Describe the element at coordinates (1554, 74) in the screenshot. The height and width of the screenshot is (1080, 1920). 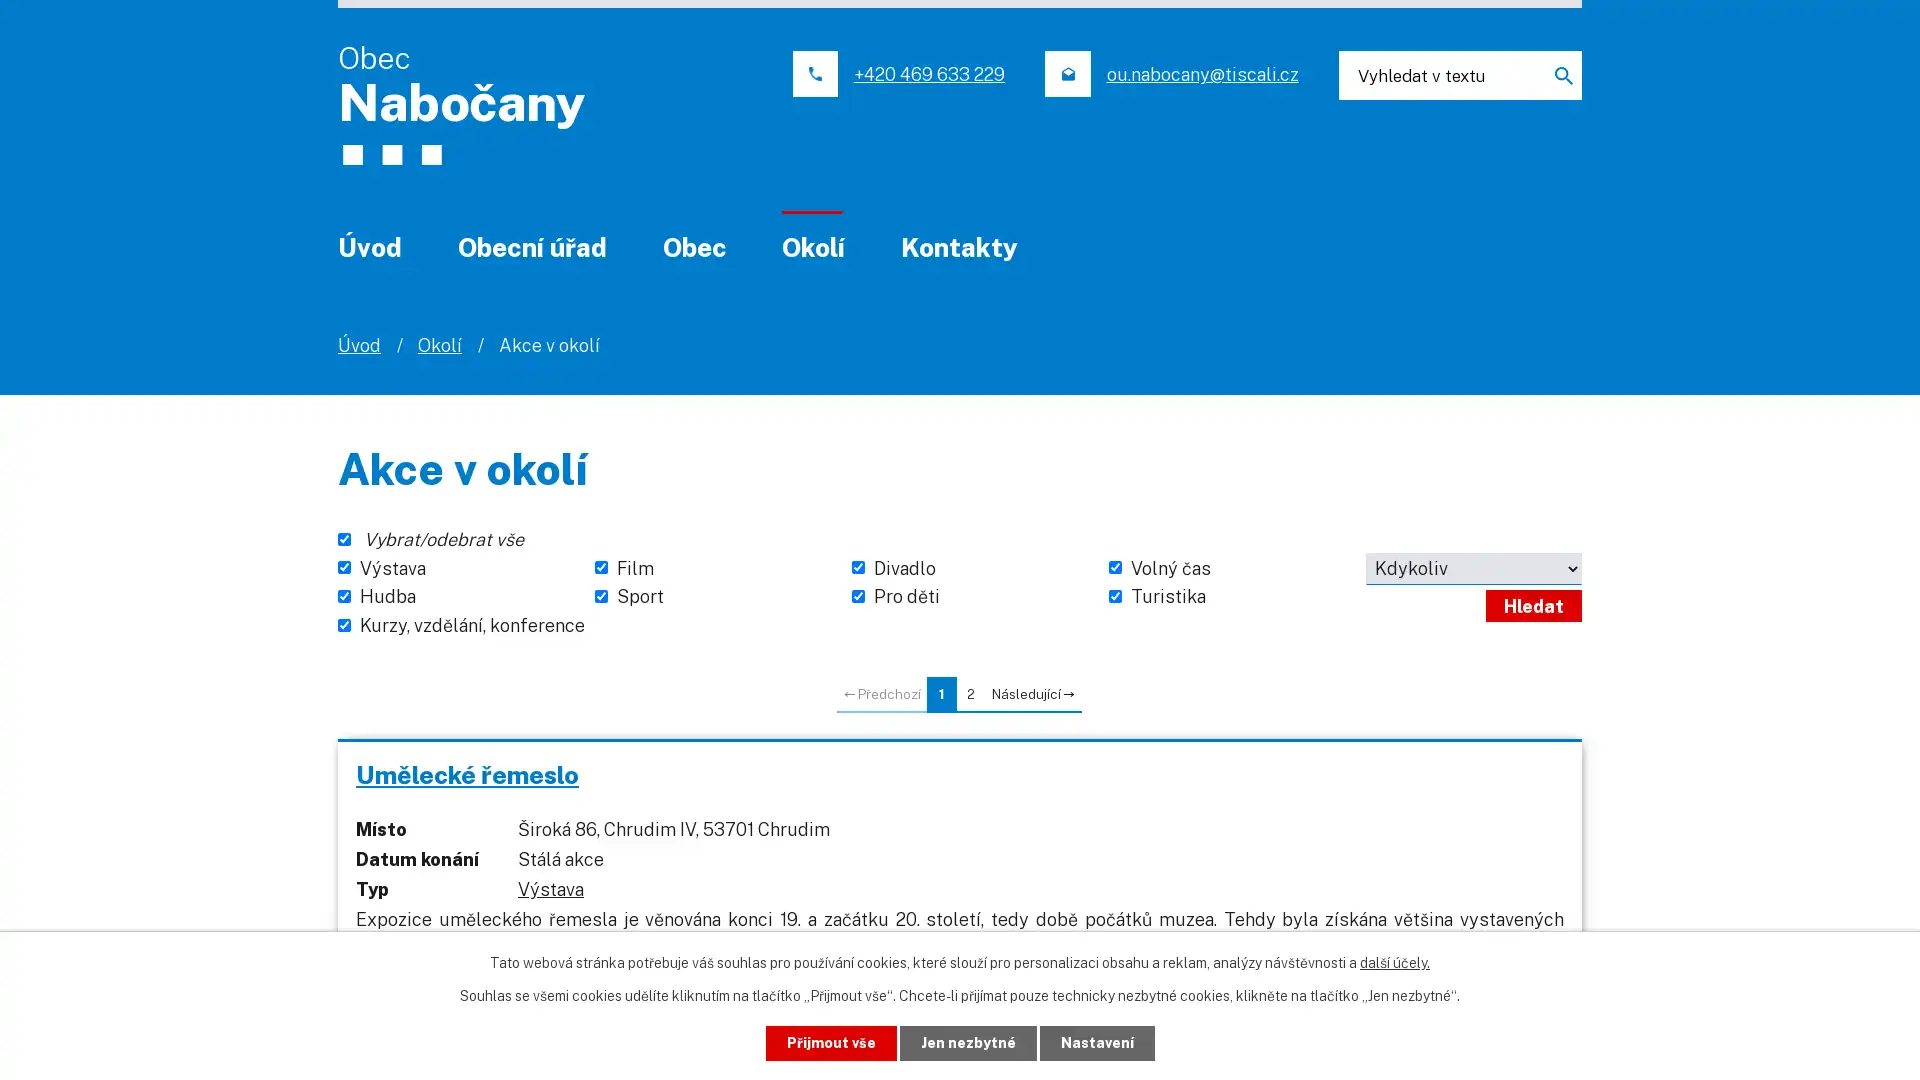
I see `Hledat` at that location.